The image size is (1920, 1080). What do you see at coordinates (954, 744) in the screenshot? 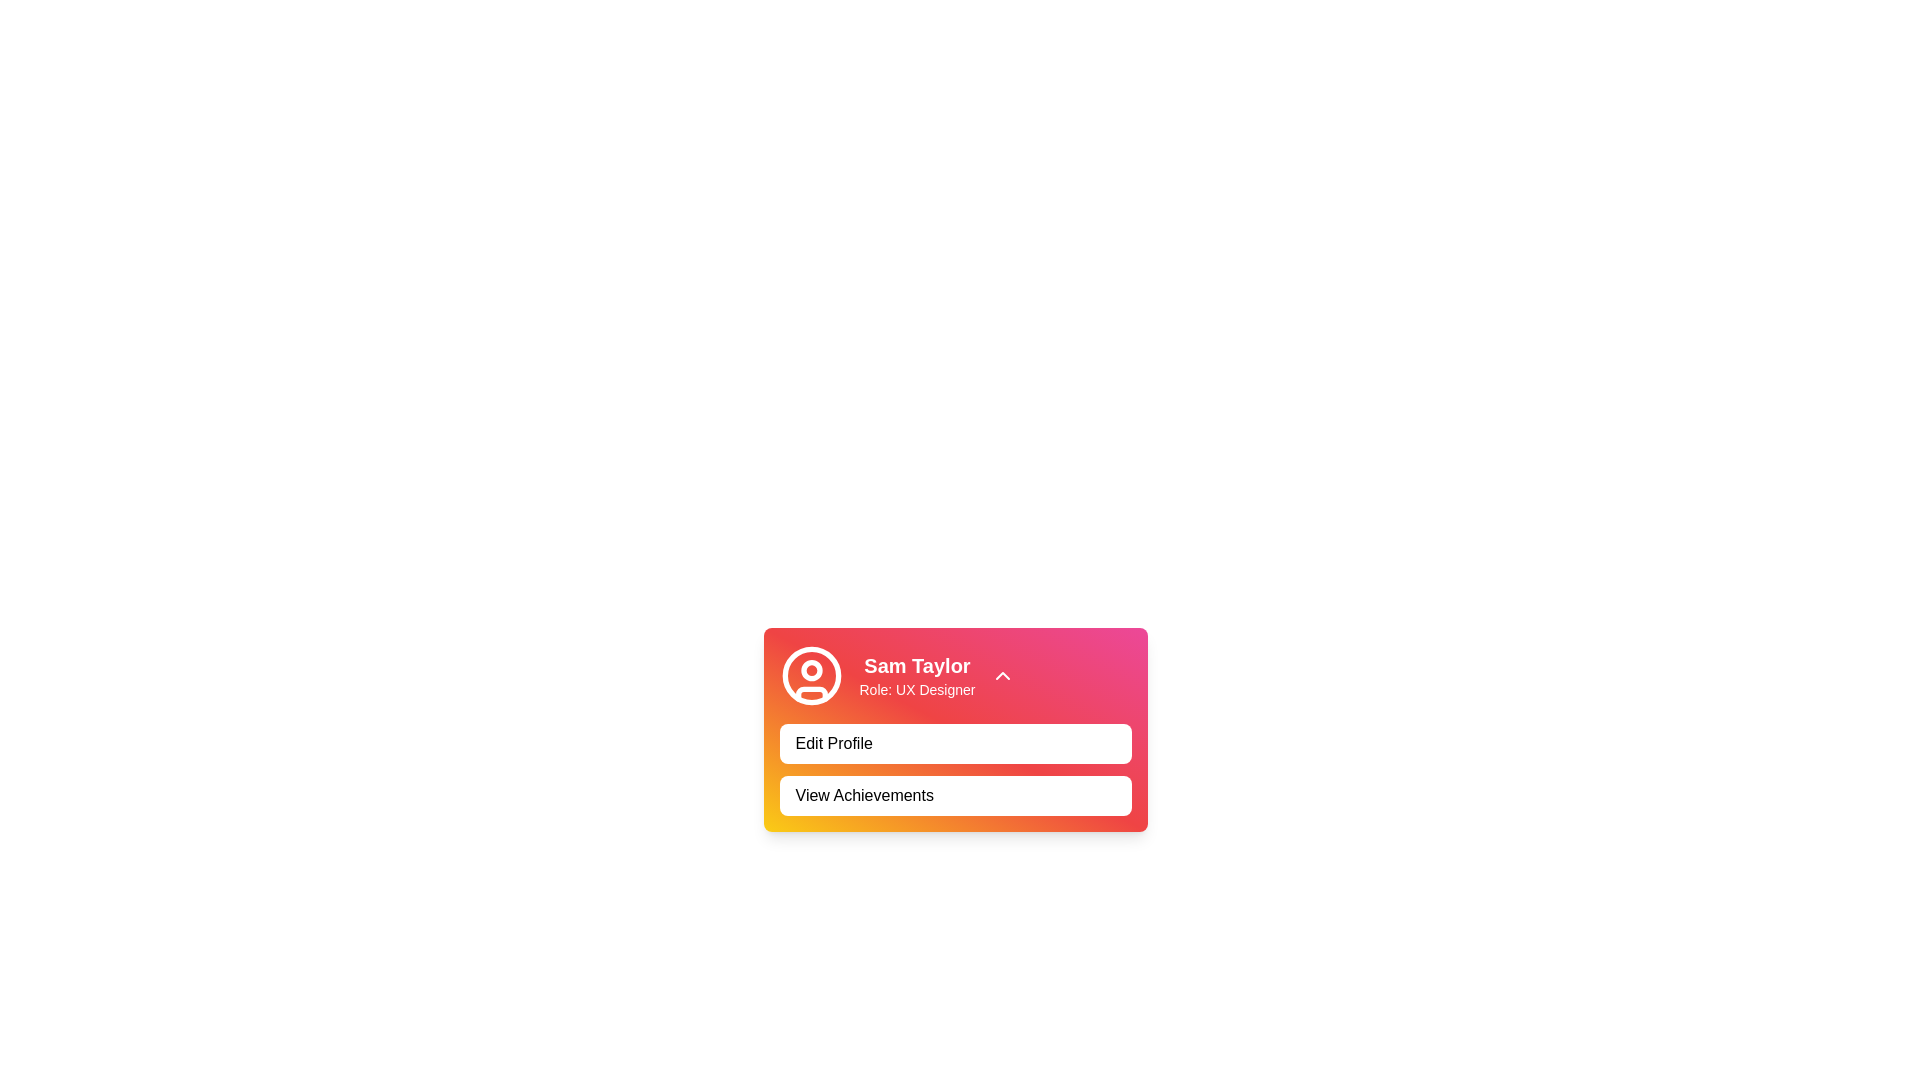
I see `the button located in the lower section of the card-like UI component that navigates to the profile editing interface` at bounding box center [954, 744].